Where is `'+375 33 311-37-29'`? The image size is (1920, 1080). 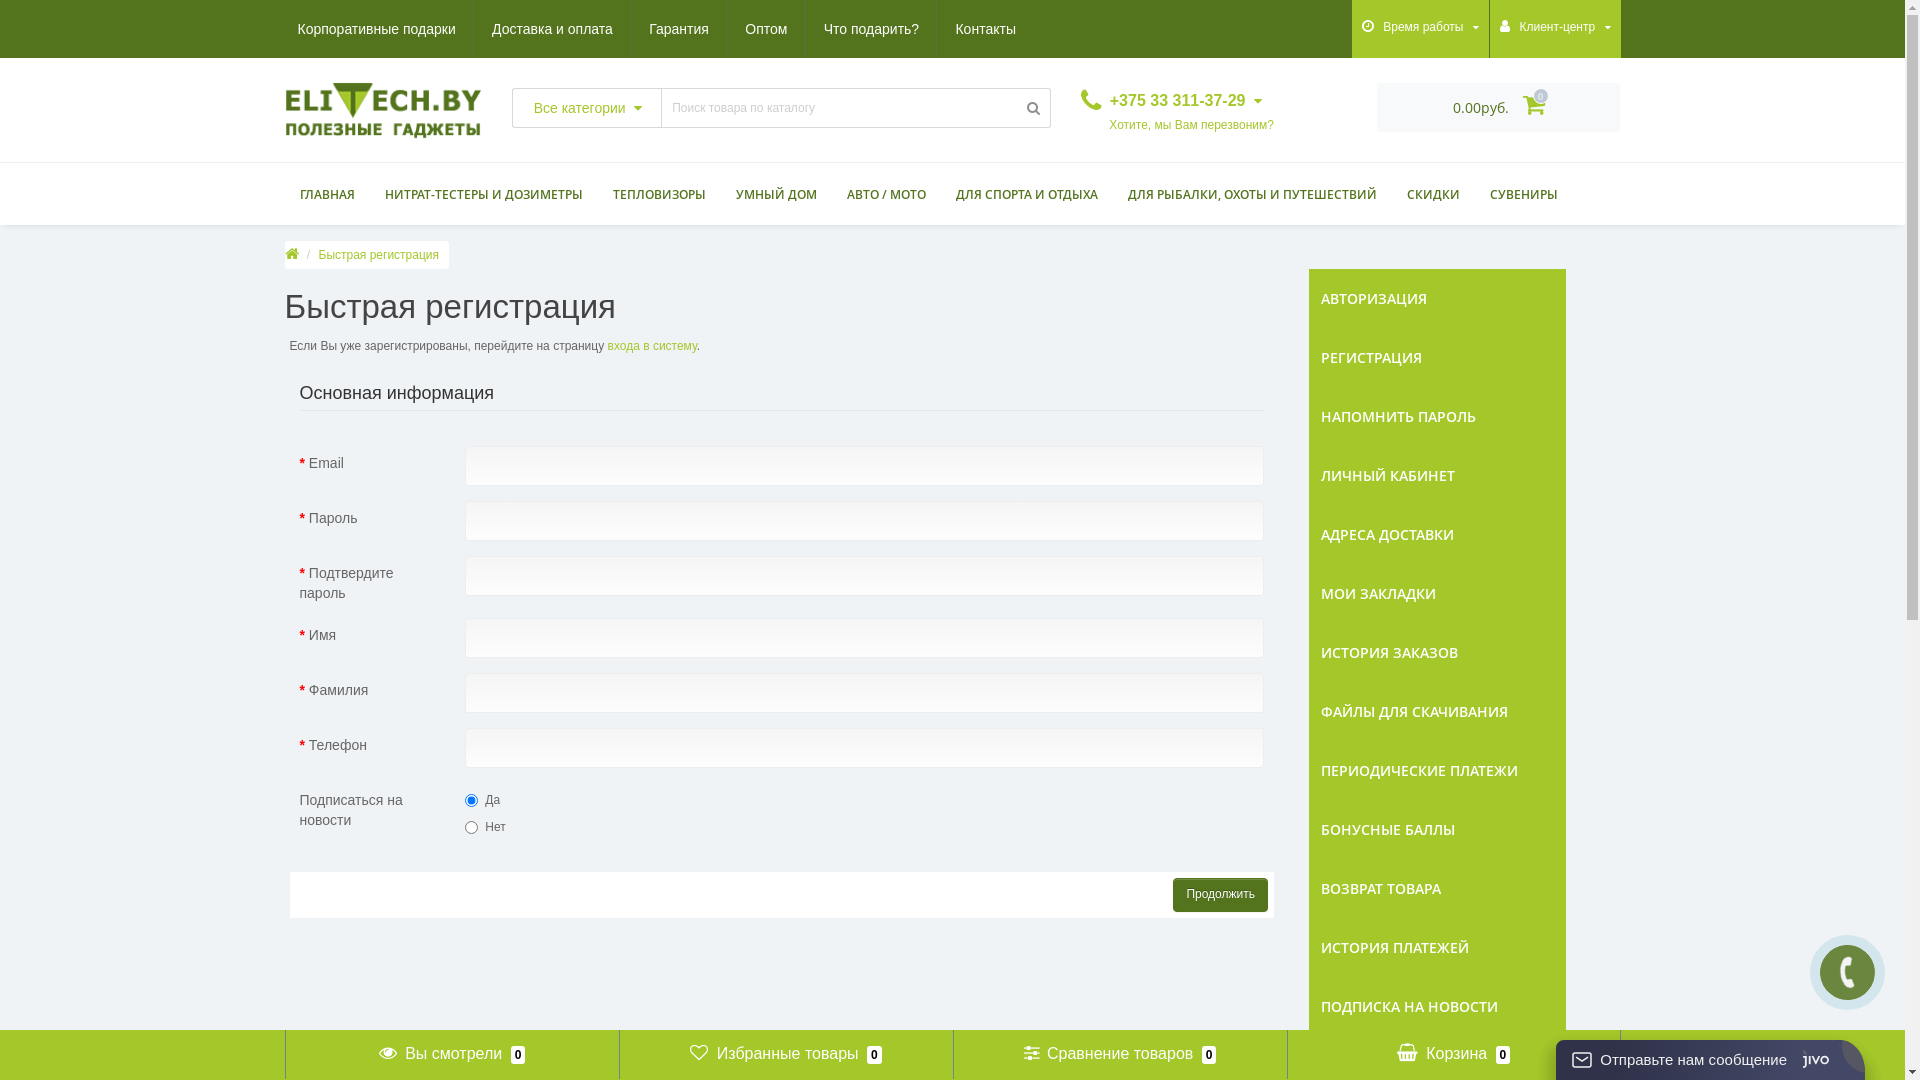
'+375 33 311-37-29' is located at coordinates (1079, 100).